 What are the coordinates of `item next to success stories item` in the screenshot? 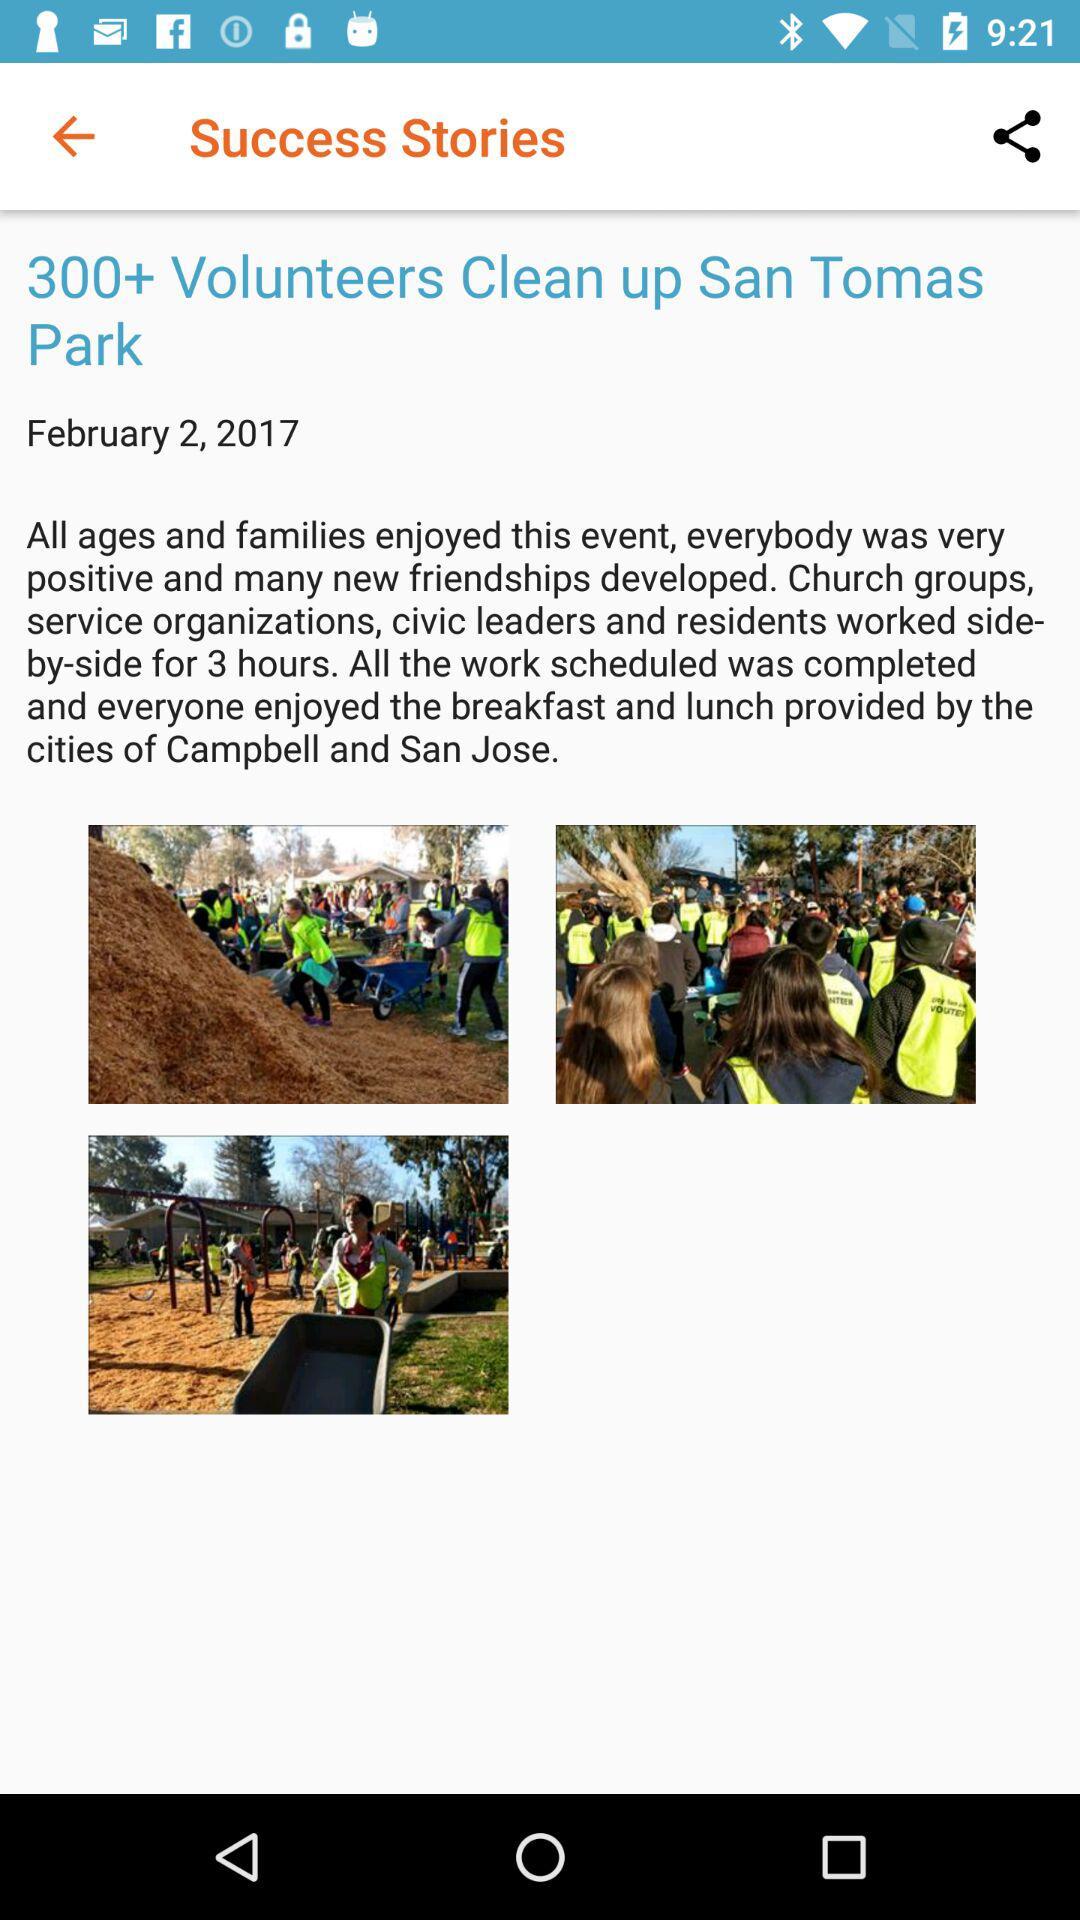 It's located at (1017, 135).